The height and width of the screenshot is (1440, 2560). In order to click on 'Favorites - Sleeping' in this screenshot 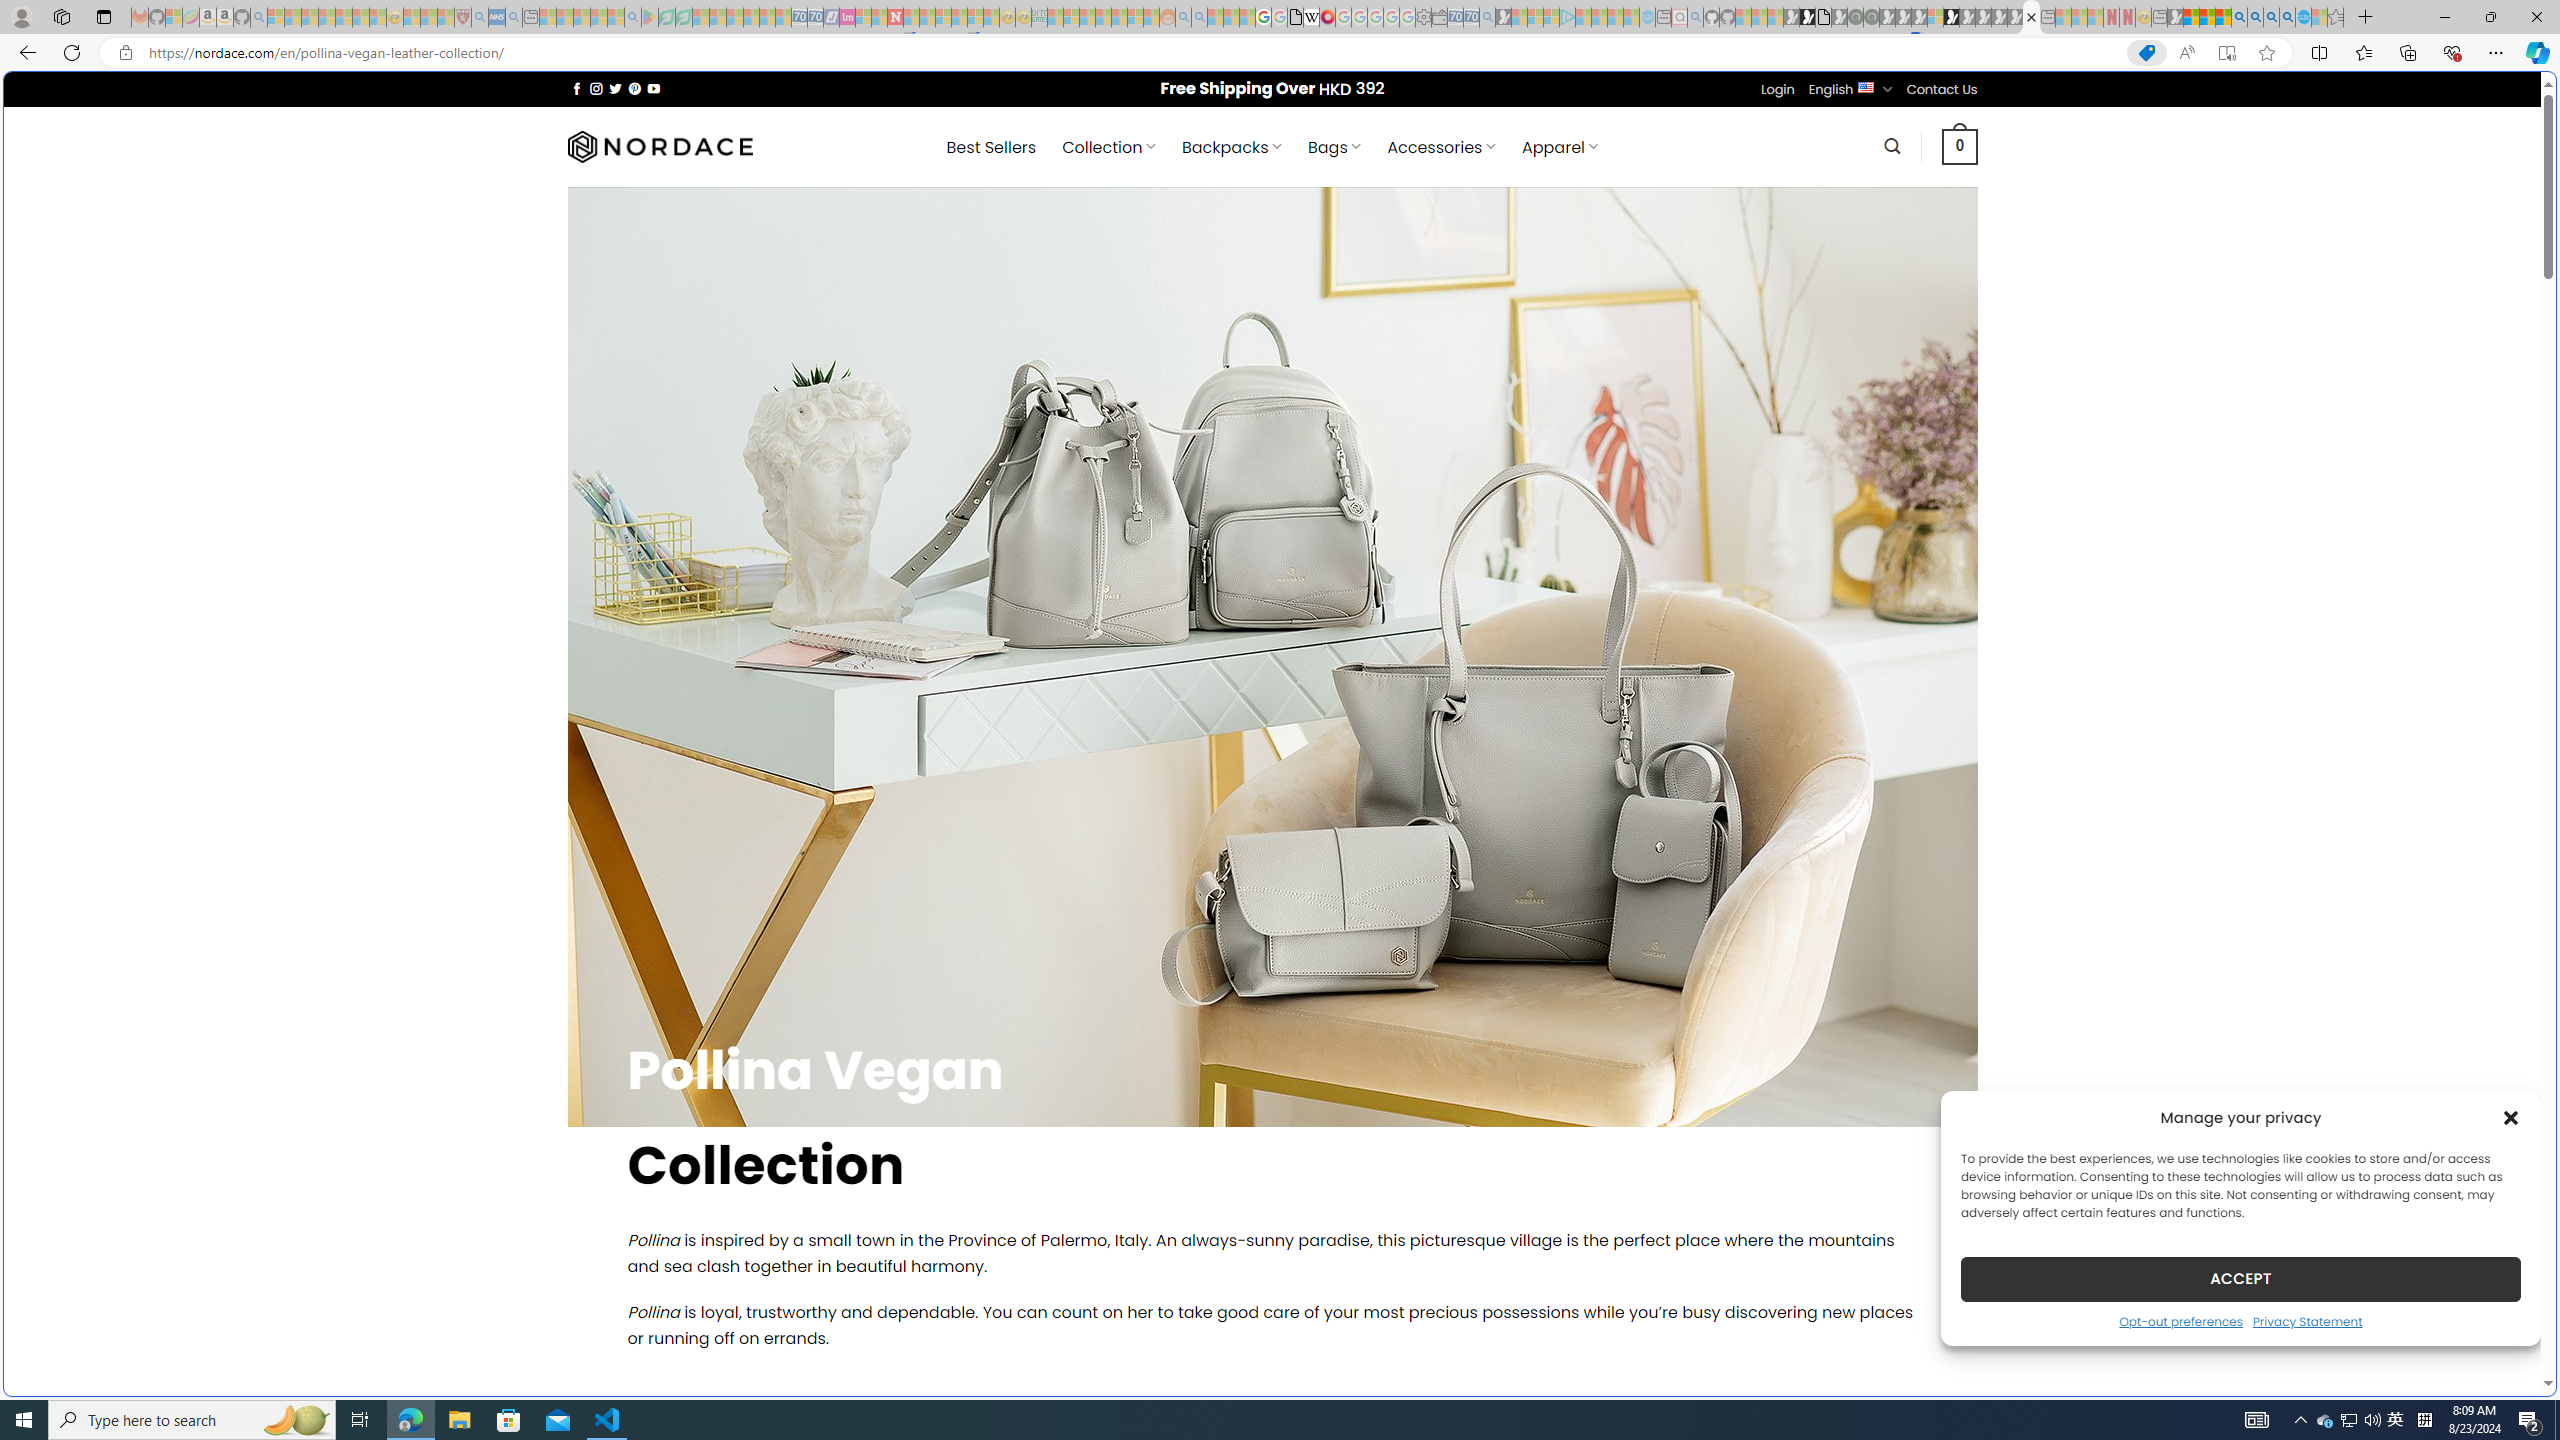, I will do `click(2335, 16)`.